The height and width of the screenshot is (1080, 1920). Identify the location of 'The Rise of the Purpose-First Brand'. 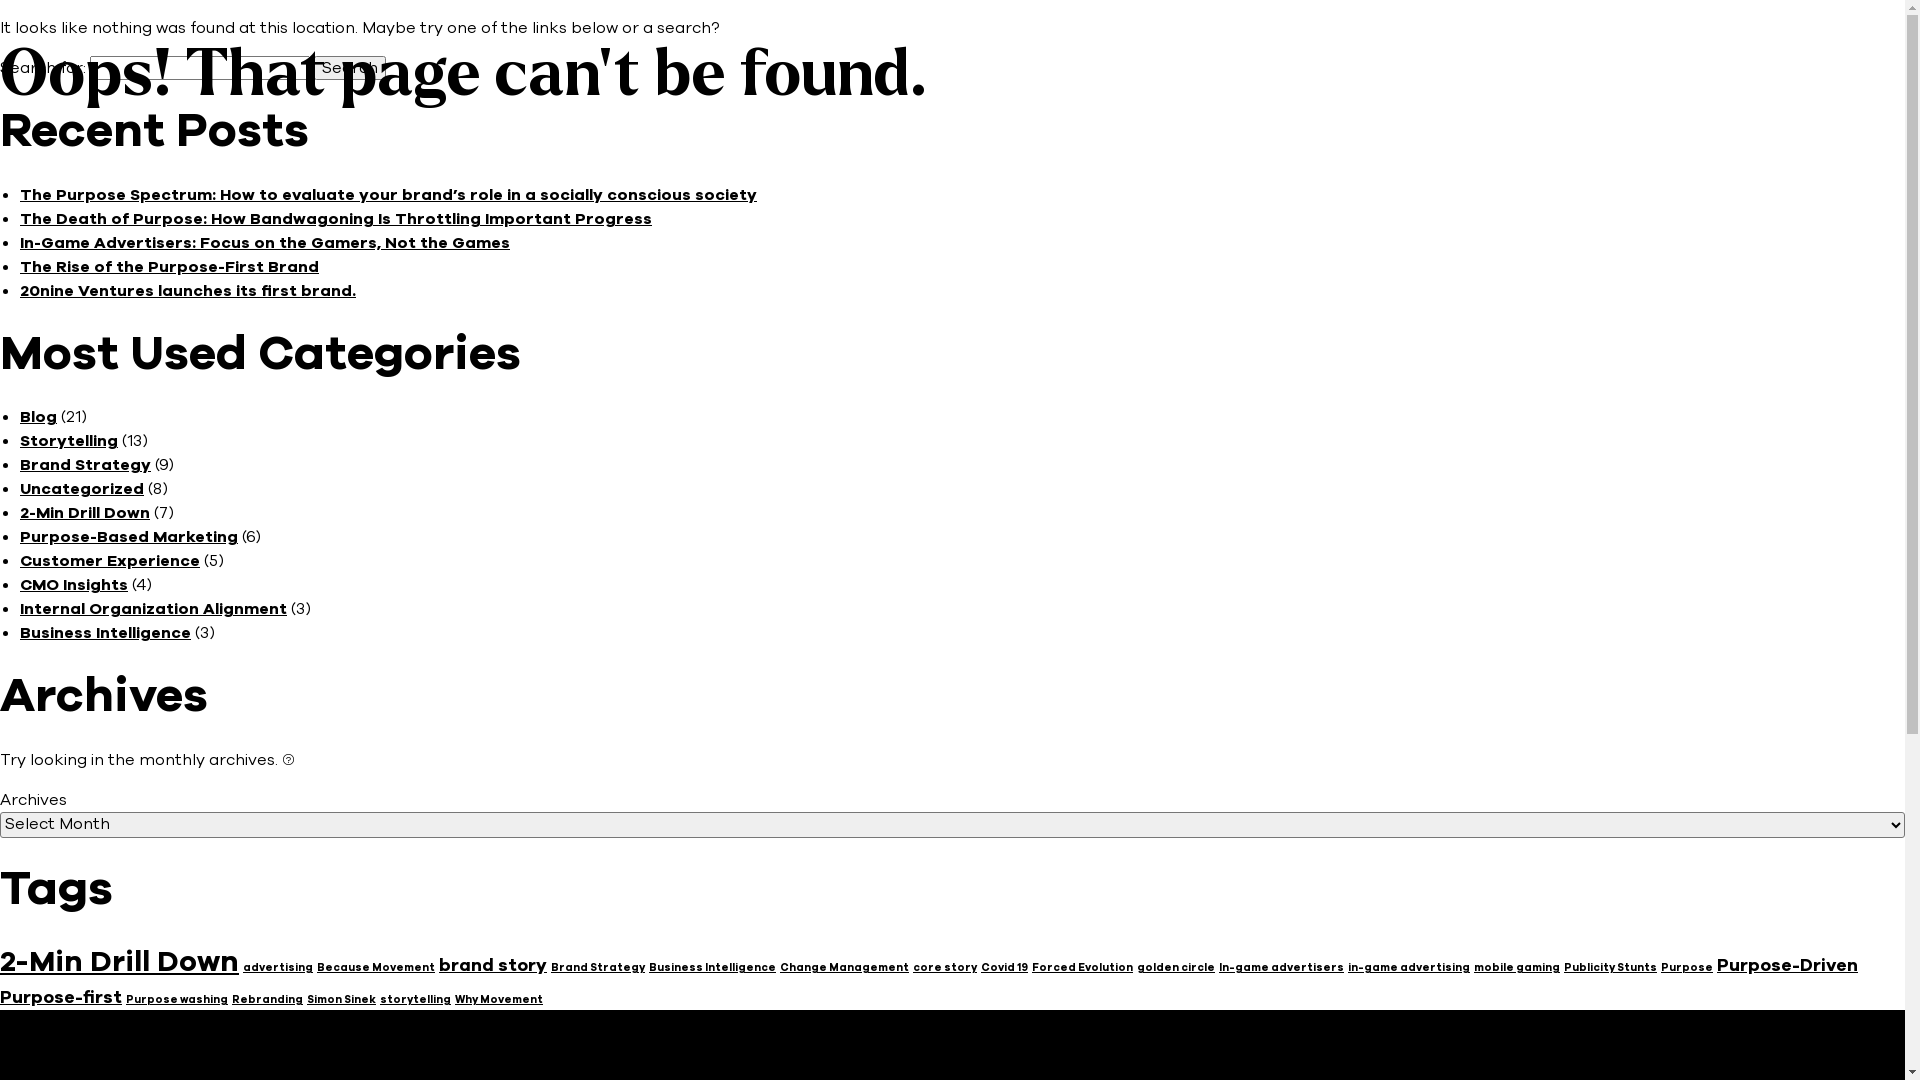
(169, 265).